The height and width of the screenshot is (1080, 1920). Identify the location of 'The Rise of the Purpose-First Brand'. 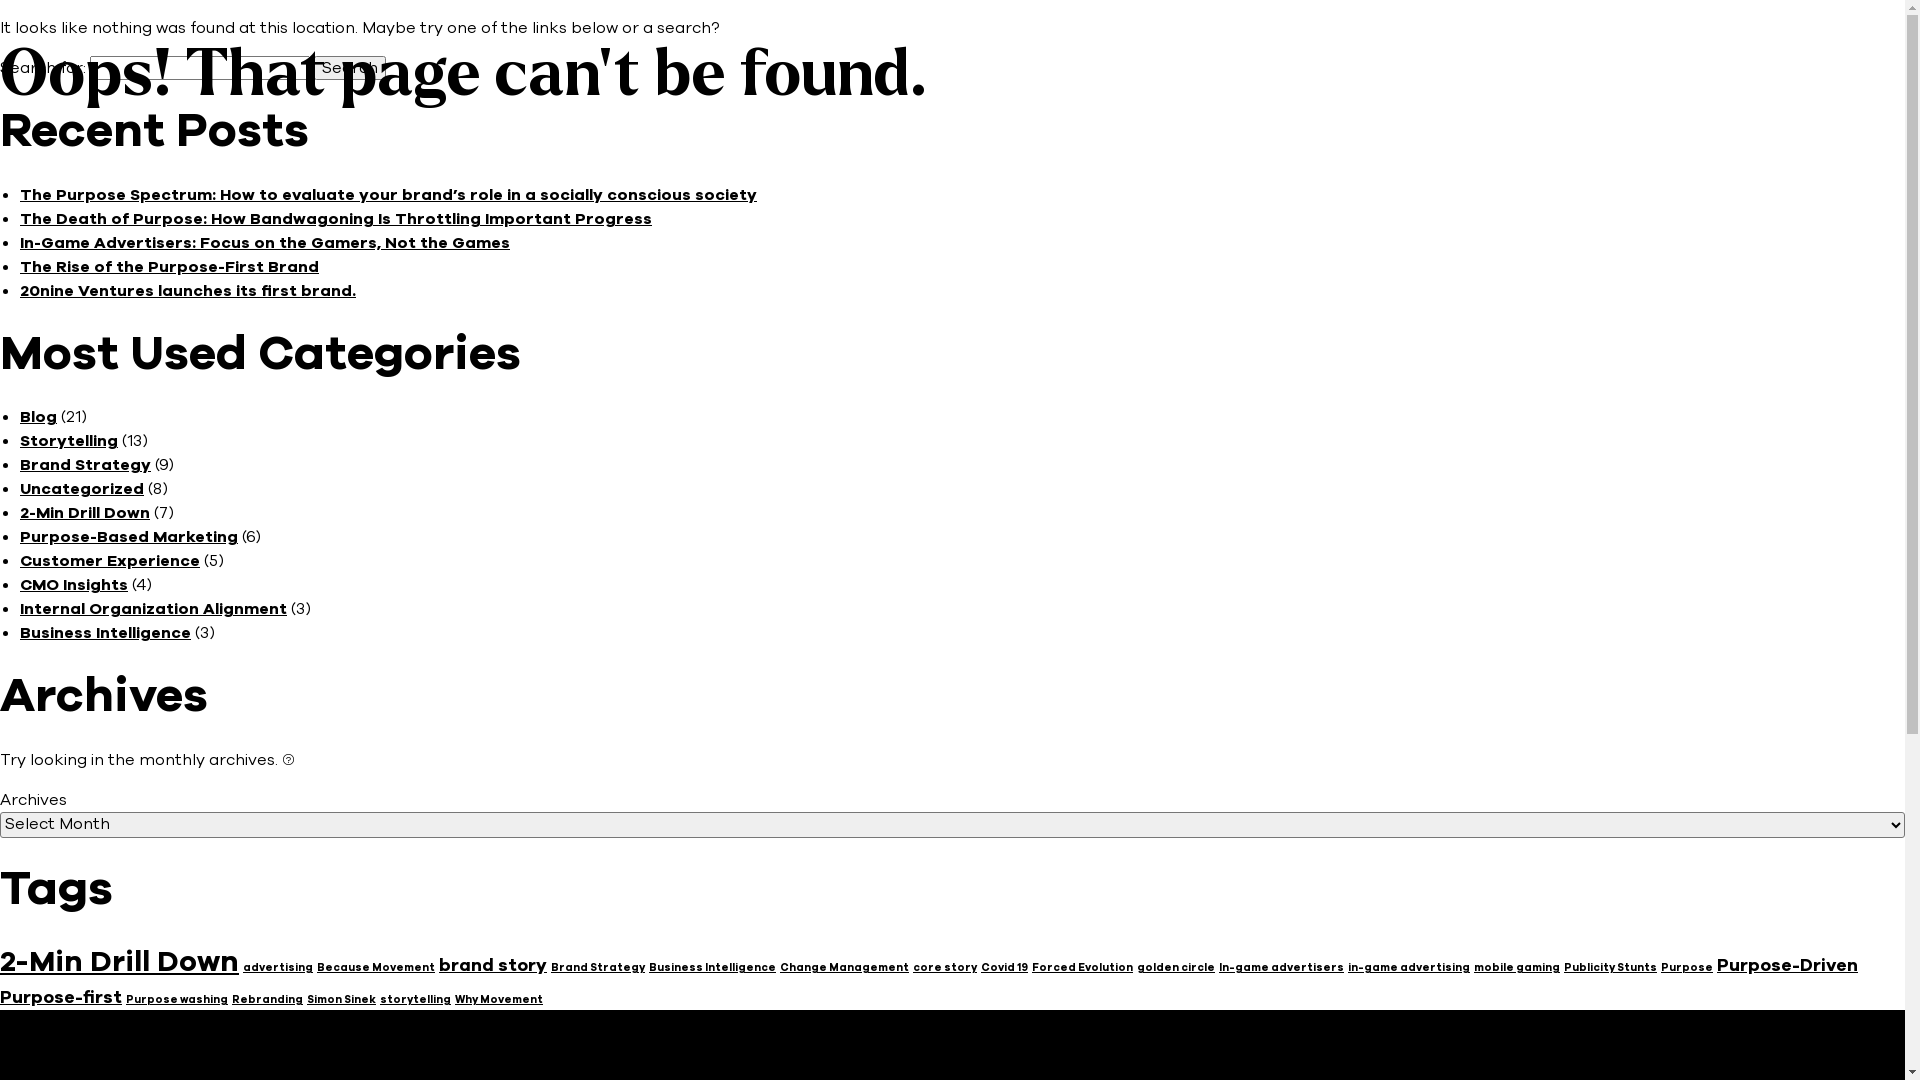
(169, 265).